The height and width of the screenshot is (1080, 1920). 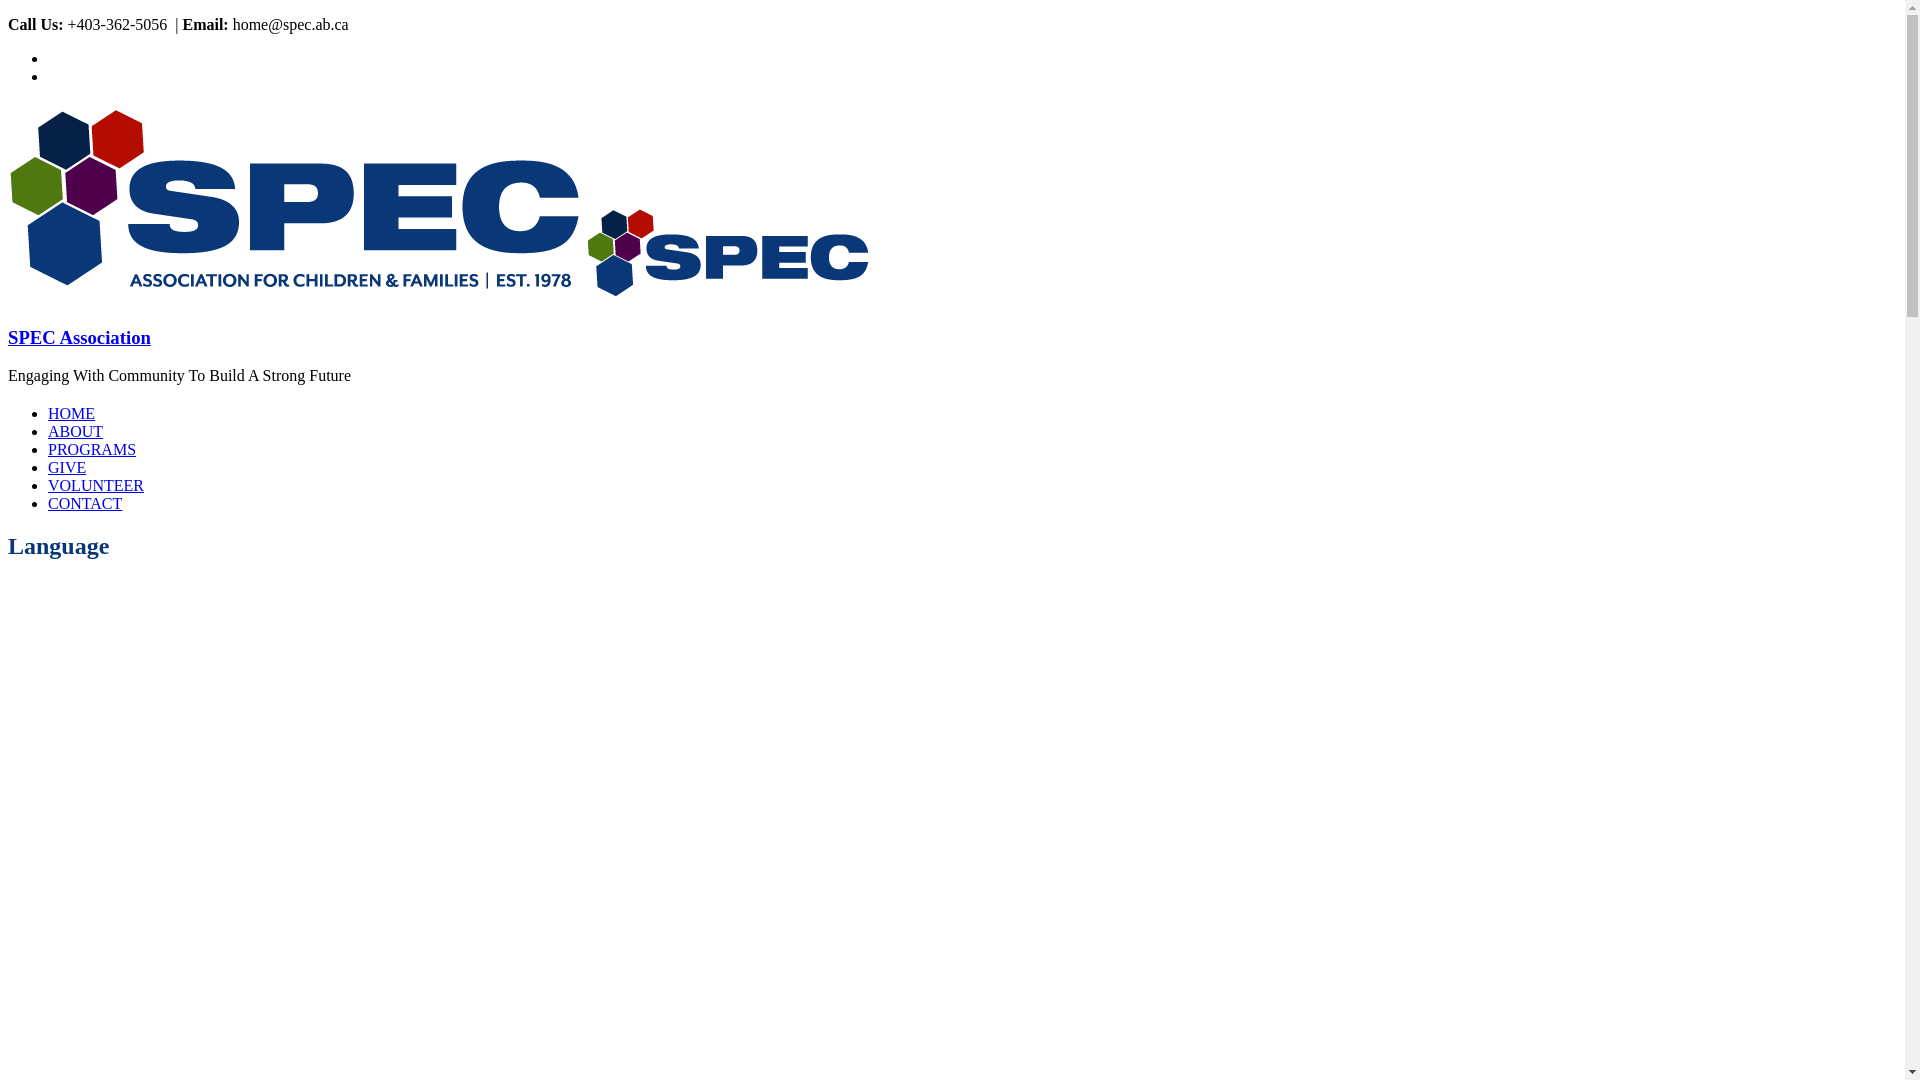 What do you see at coordinates (90, 448) in the screenshot?
I see `'PROGRAMS'` at bounding box center [90, 448].